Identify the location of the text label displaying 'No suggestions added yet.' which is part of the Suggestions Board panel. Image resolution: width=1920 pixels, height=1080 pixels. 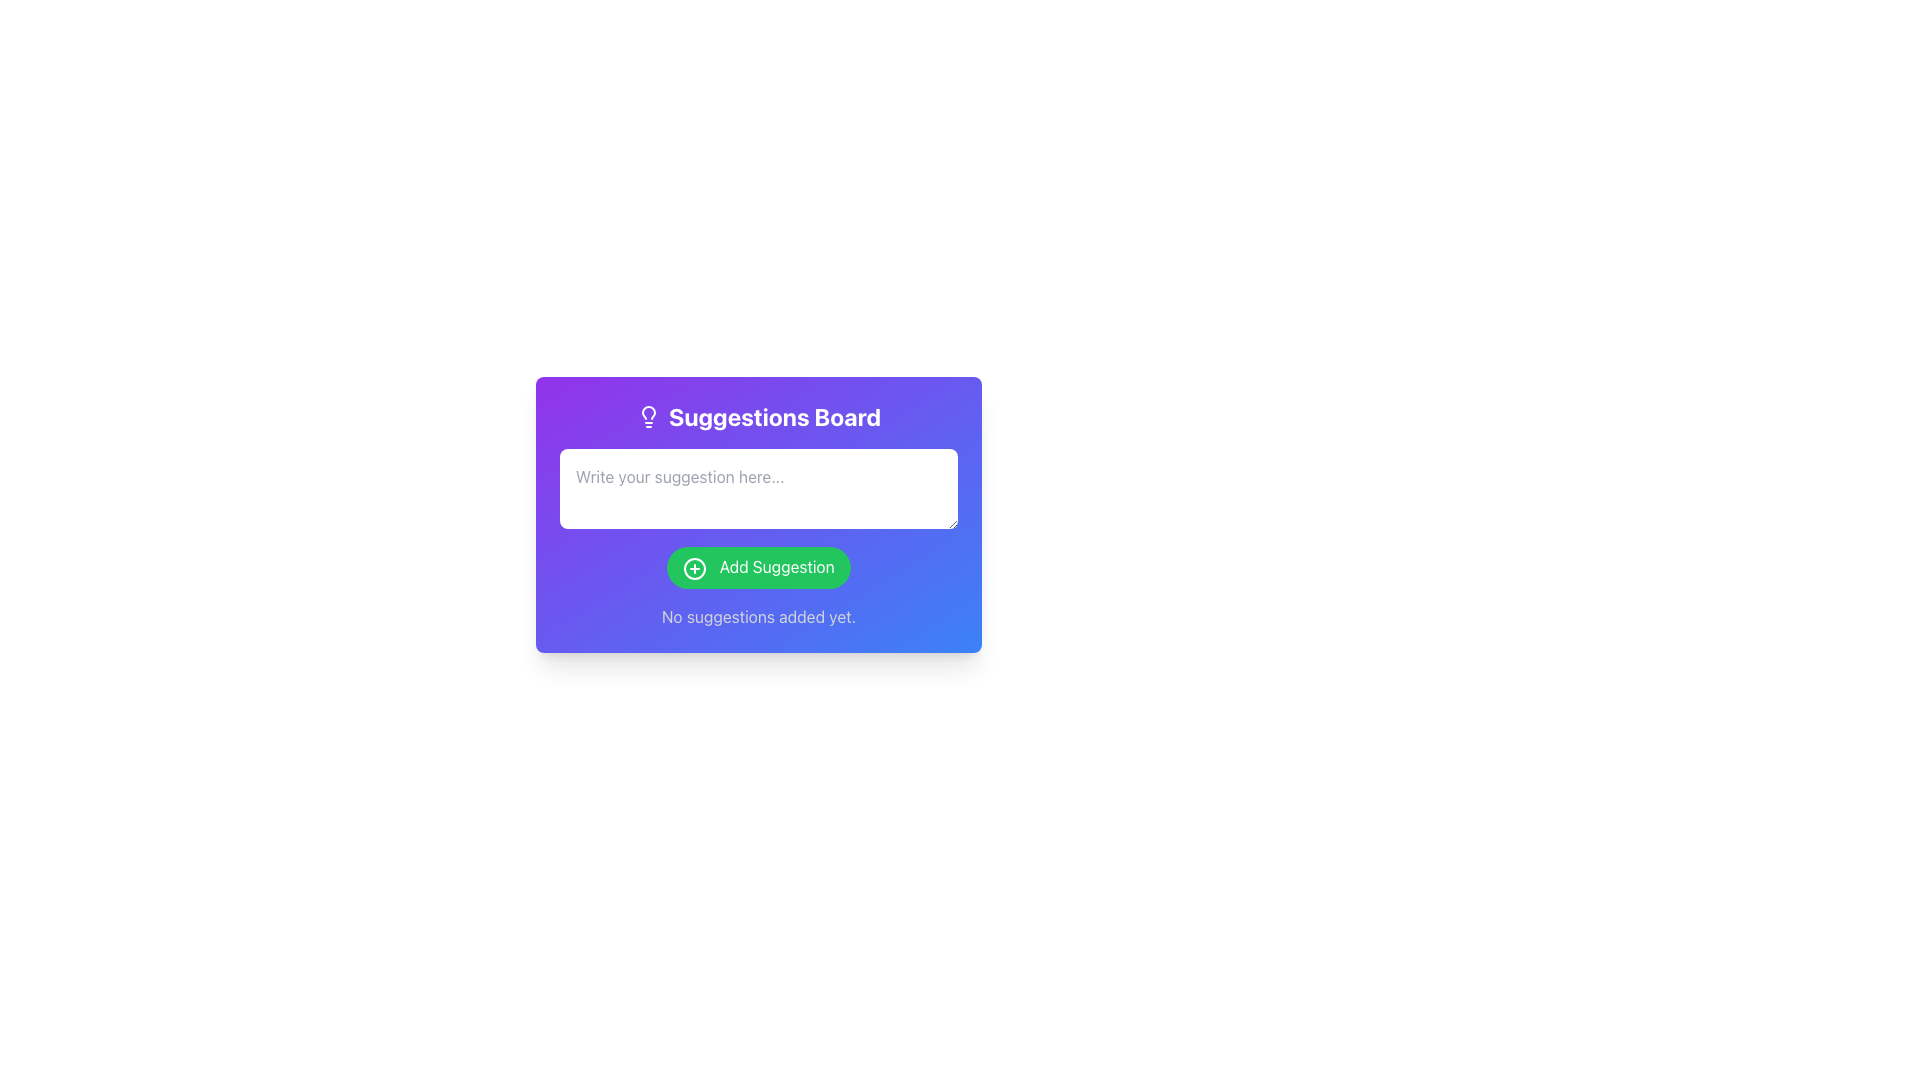
(757, 615).